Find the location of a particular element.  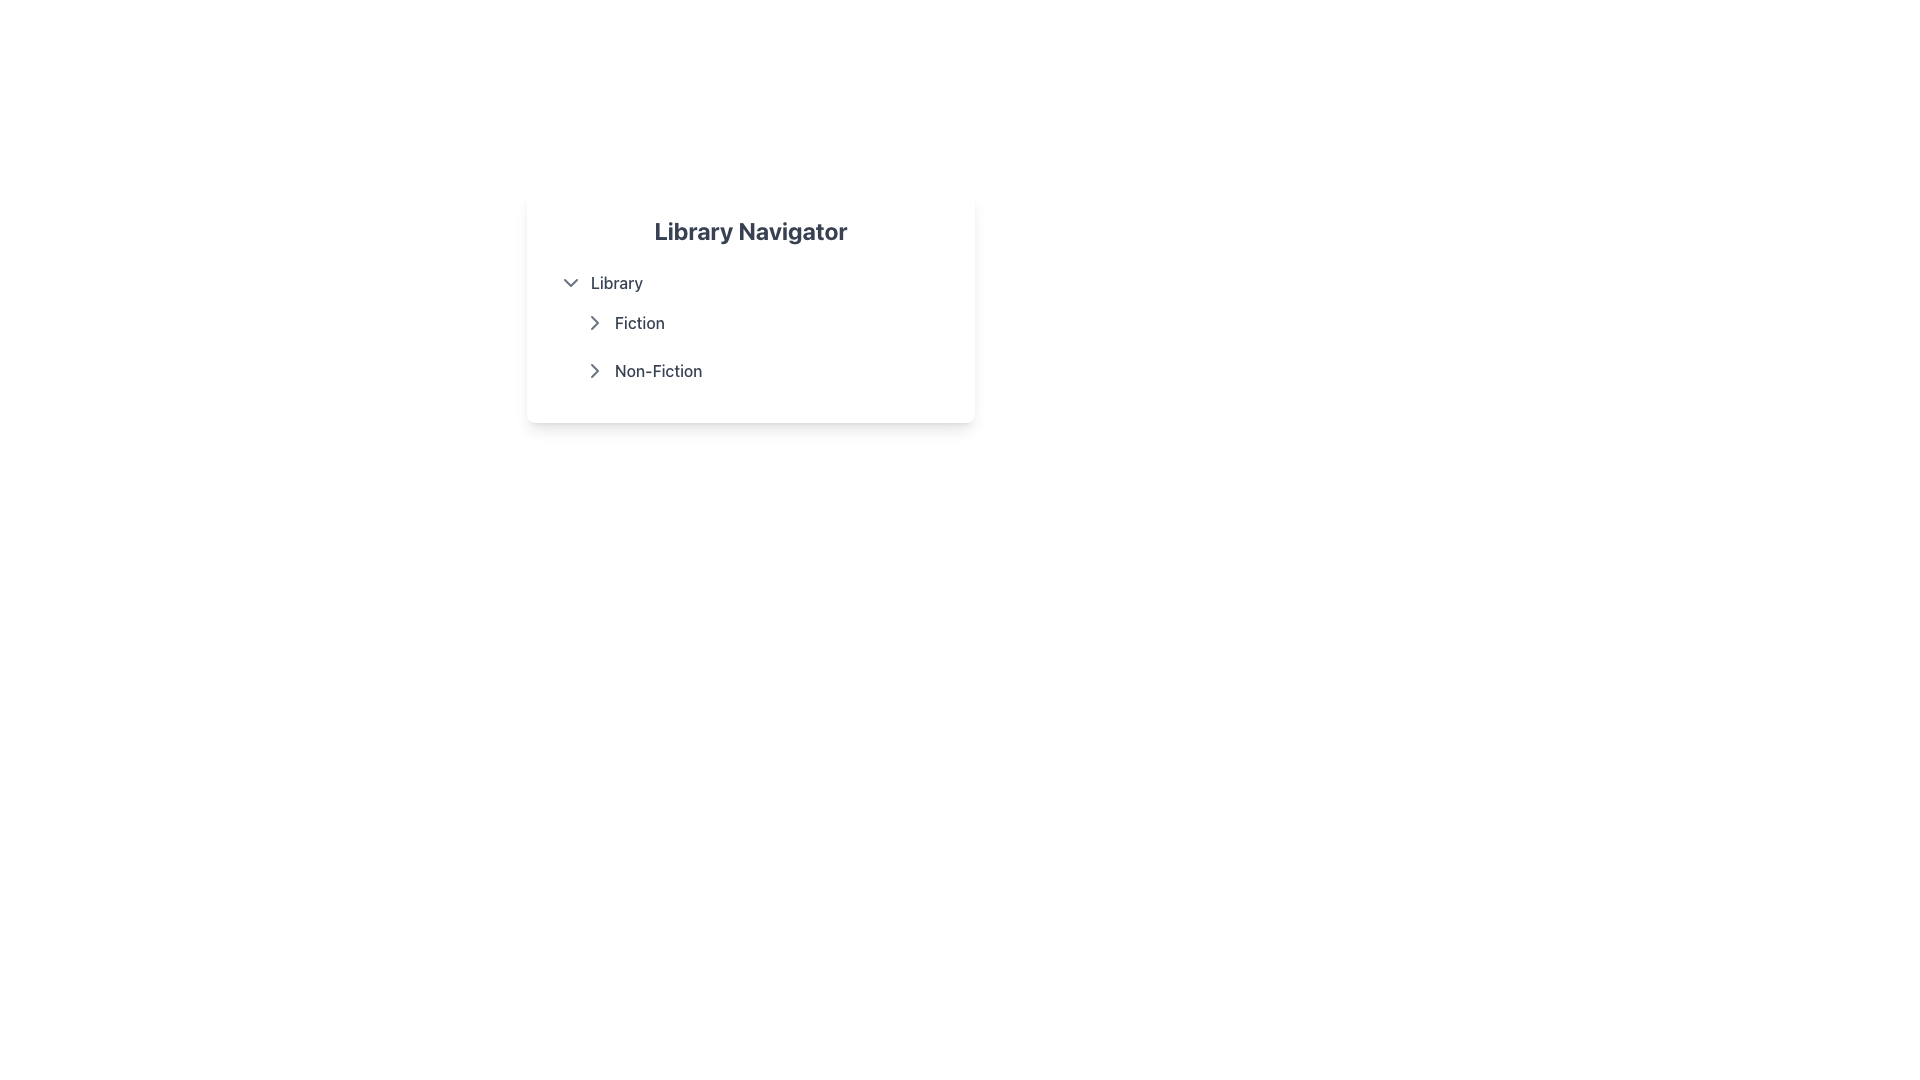

the middle navigation menu item labeled 'Fiction' in the Library Navigator, which is part of a hierarchical navigation structure is located at coordinates (749, 326).